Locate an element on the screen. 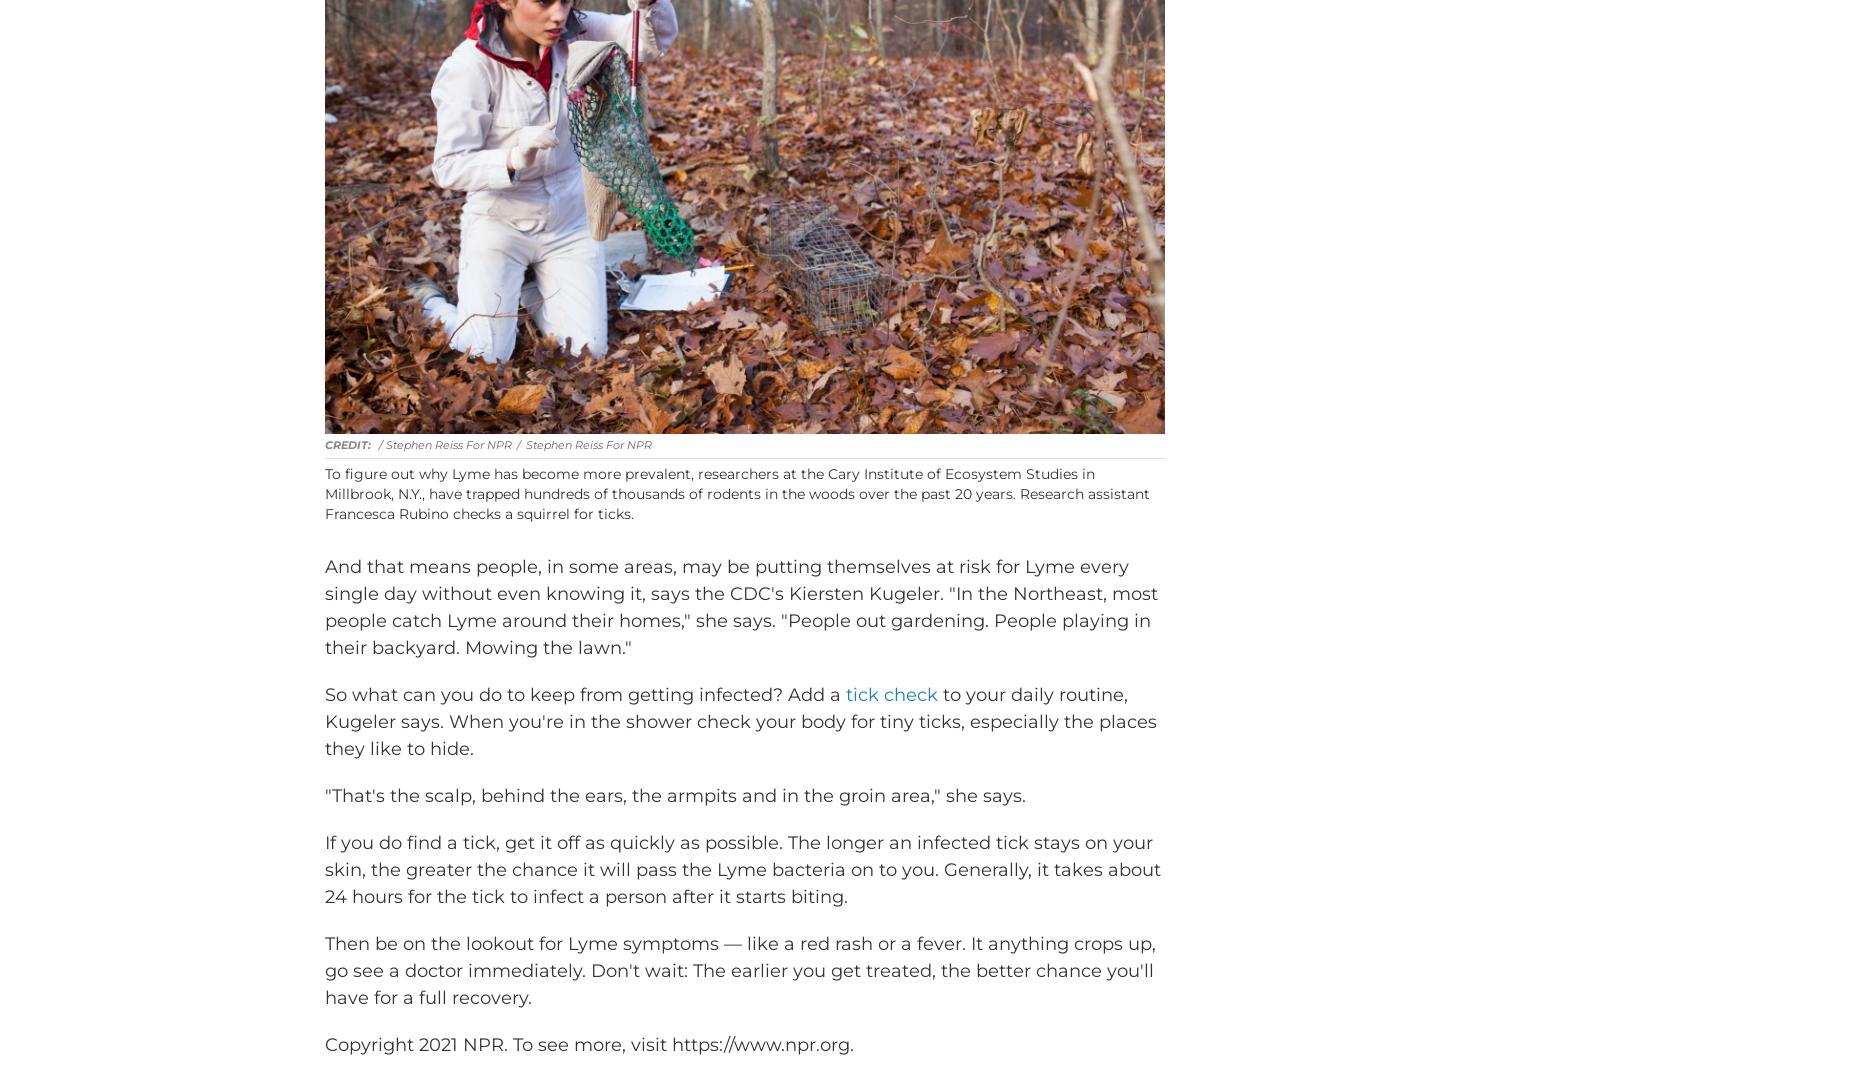 The image size is (1850, 1072). 'tick check' is located at coordinates (892, 723).